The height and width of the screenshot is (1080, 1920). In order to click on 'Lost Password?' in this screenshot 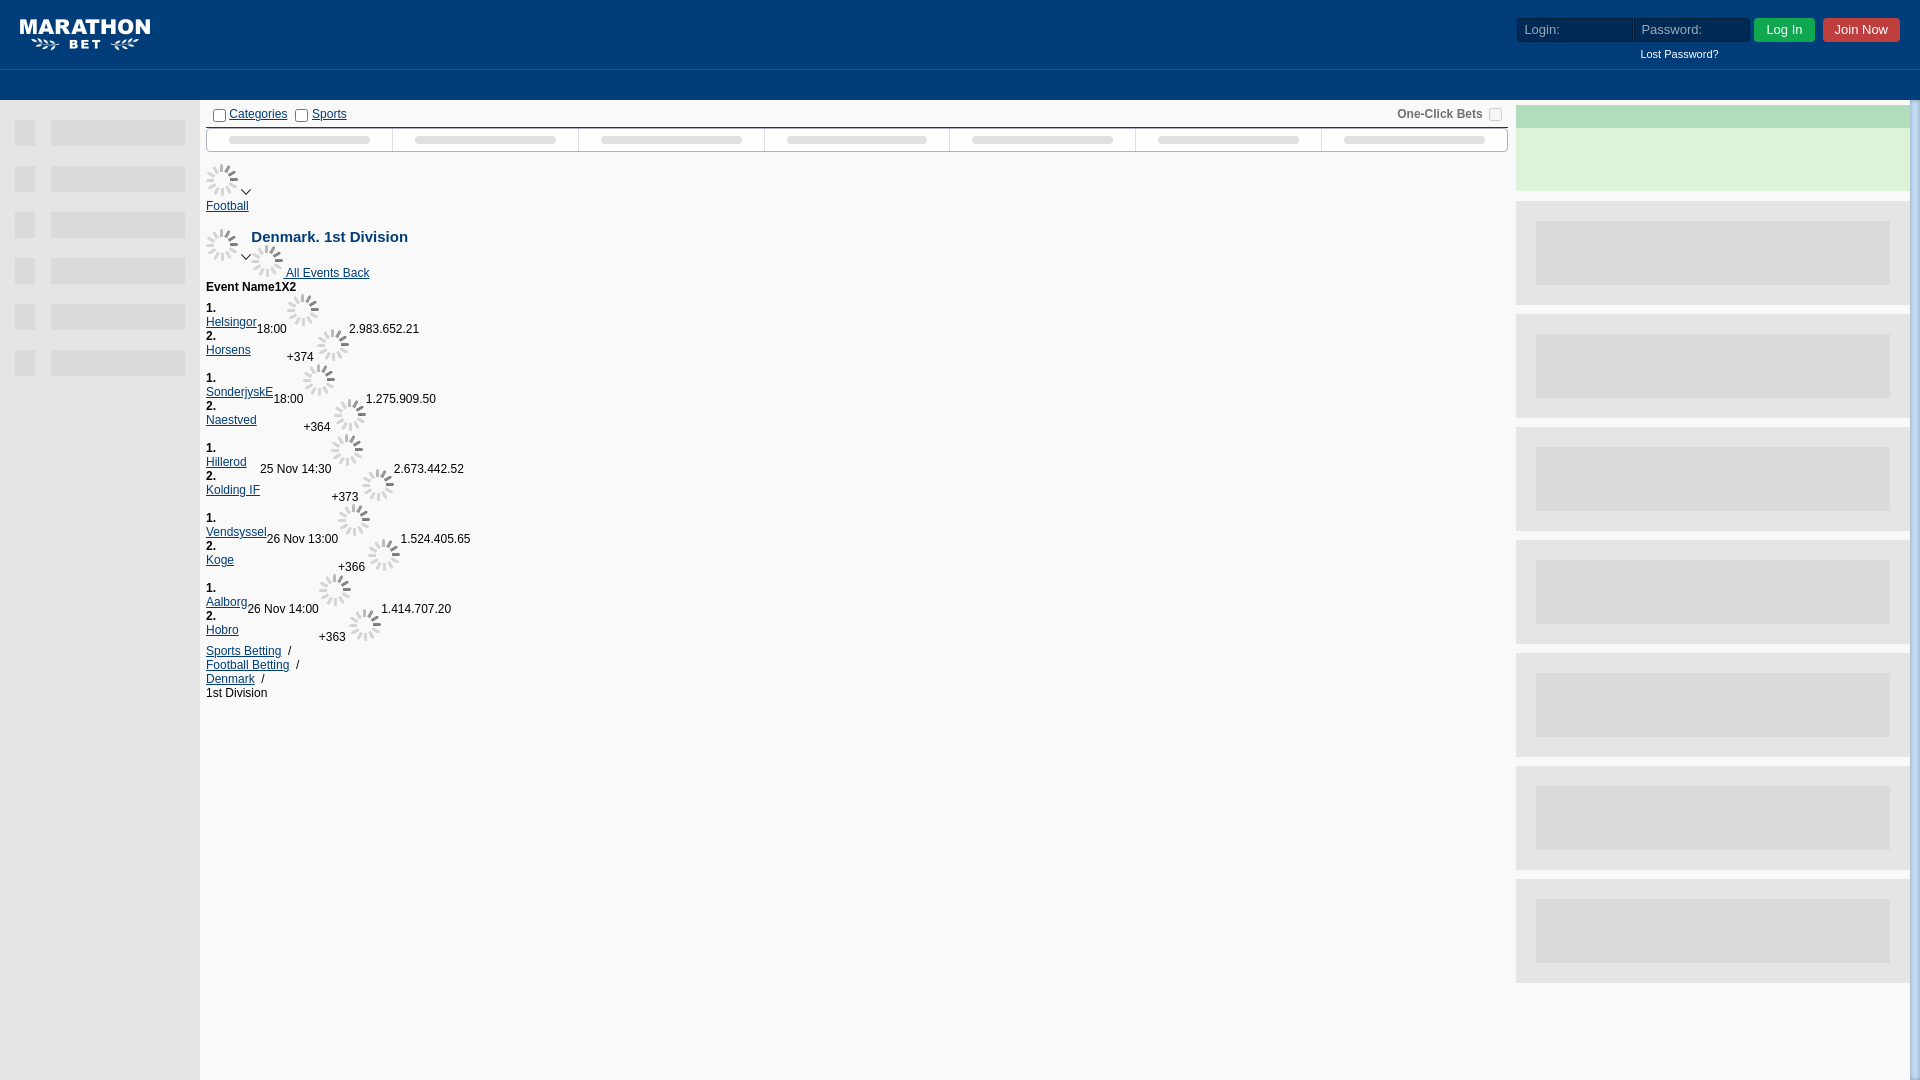, I will do `click(1675, 53)`.